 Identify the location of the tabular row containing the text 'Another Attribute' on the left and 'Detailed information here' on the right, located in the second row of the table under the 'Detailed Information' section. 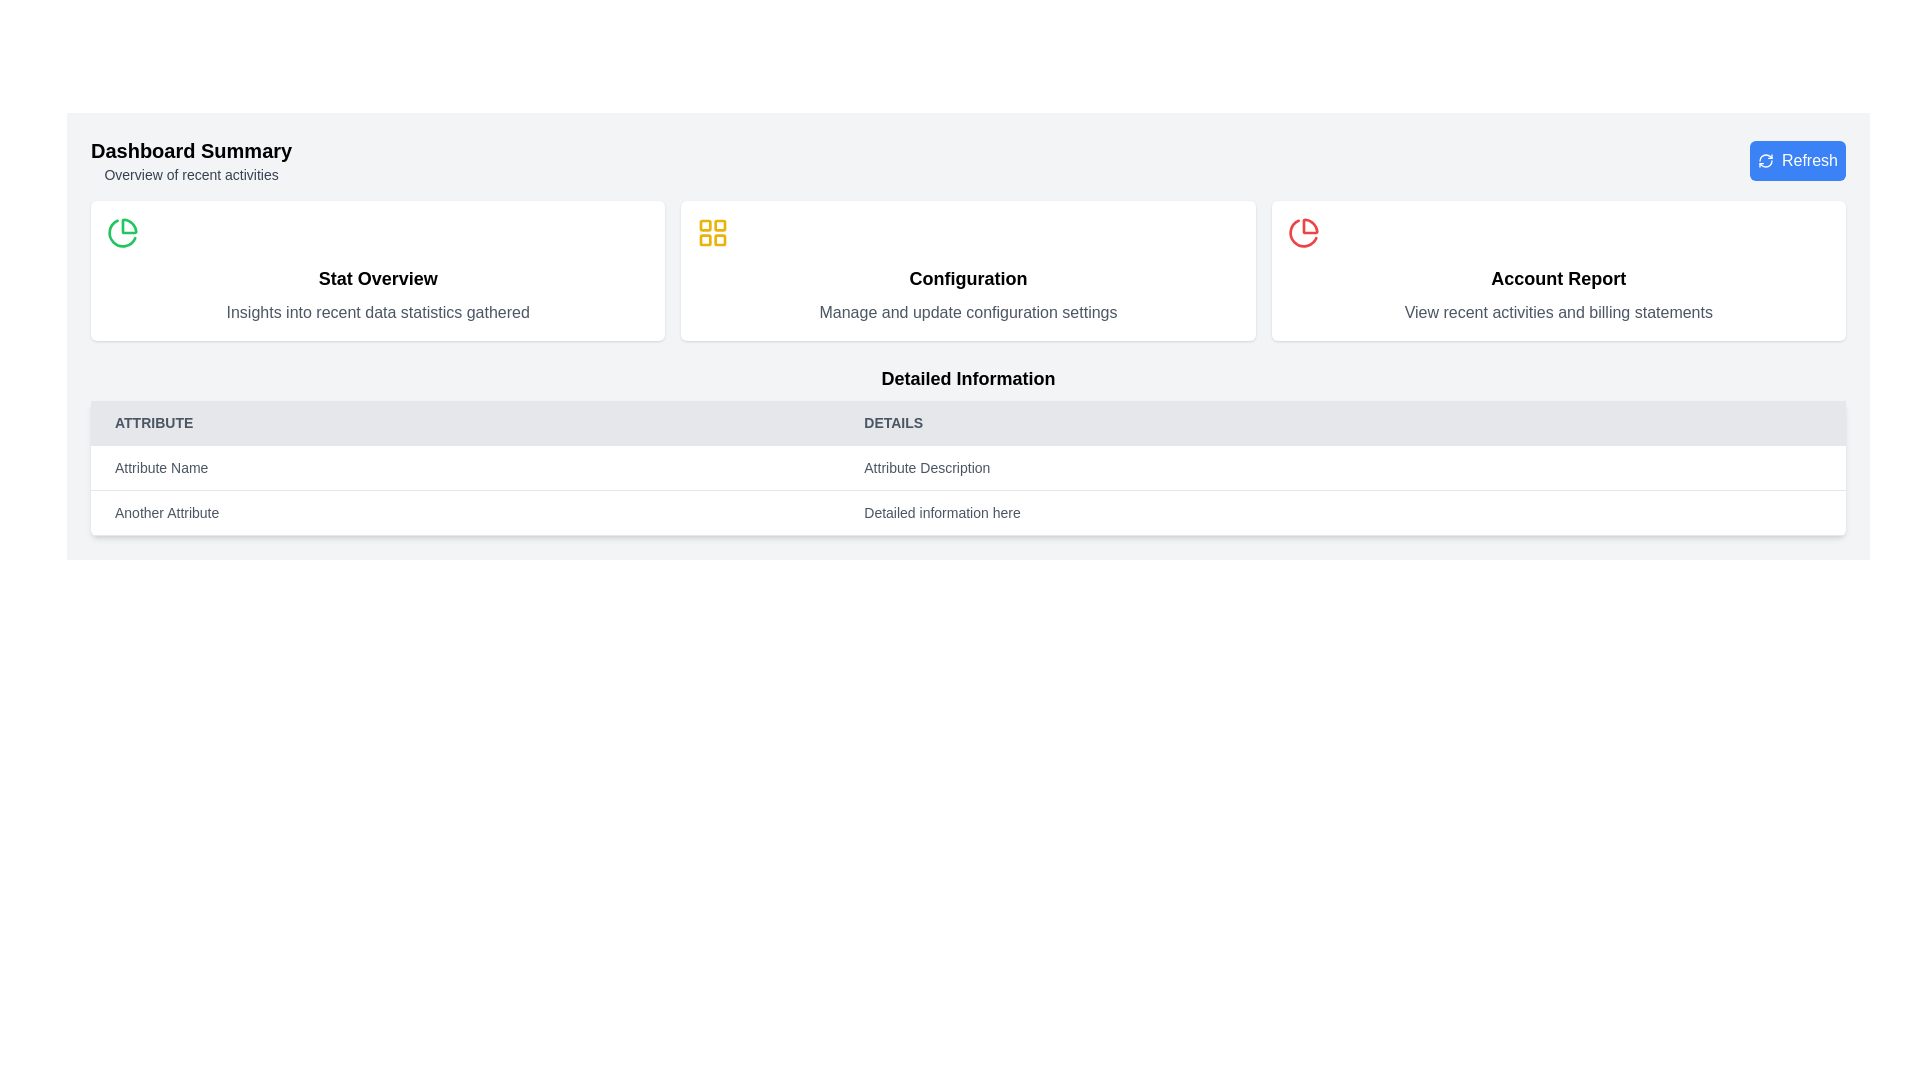
(968, 512).